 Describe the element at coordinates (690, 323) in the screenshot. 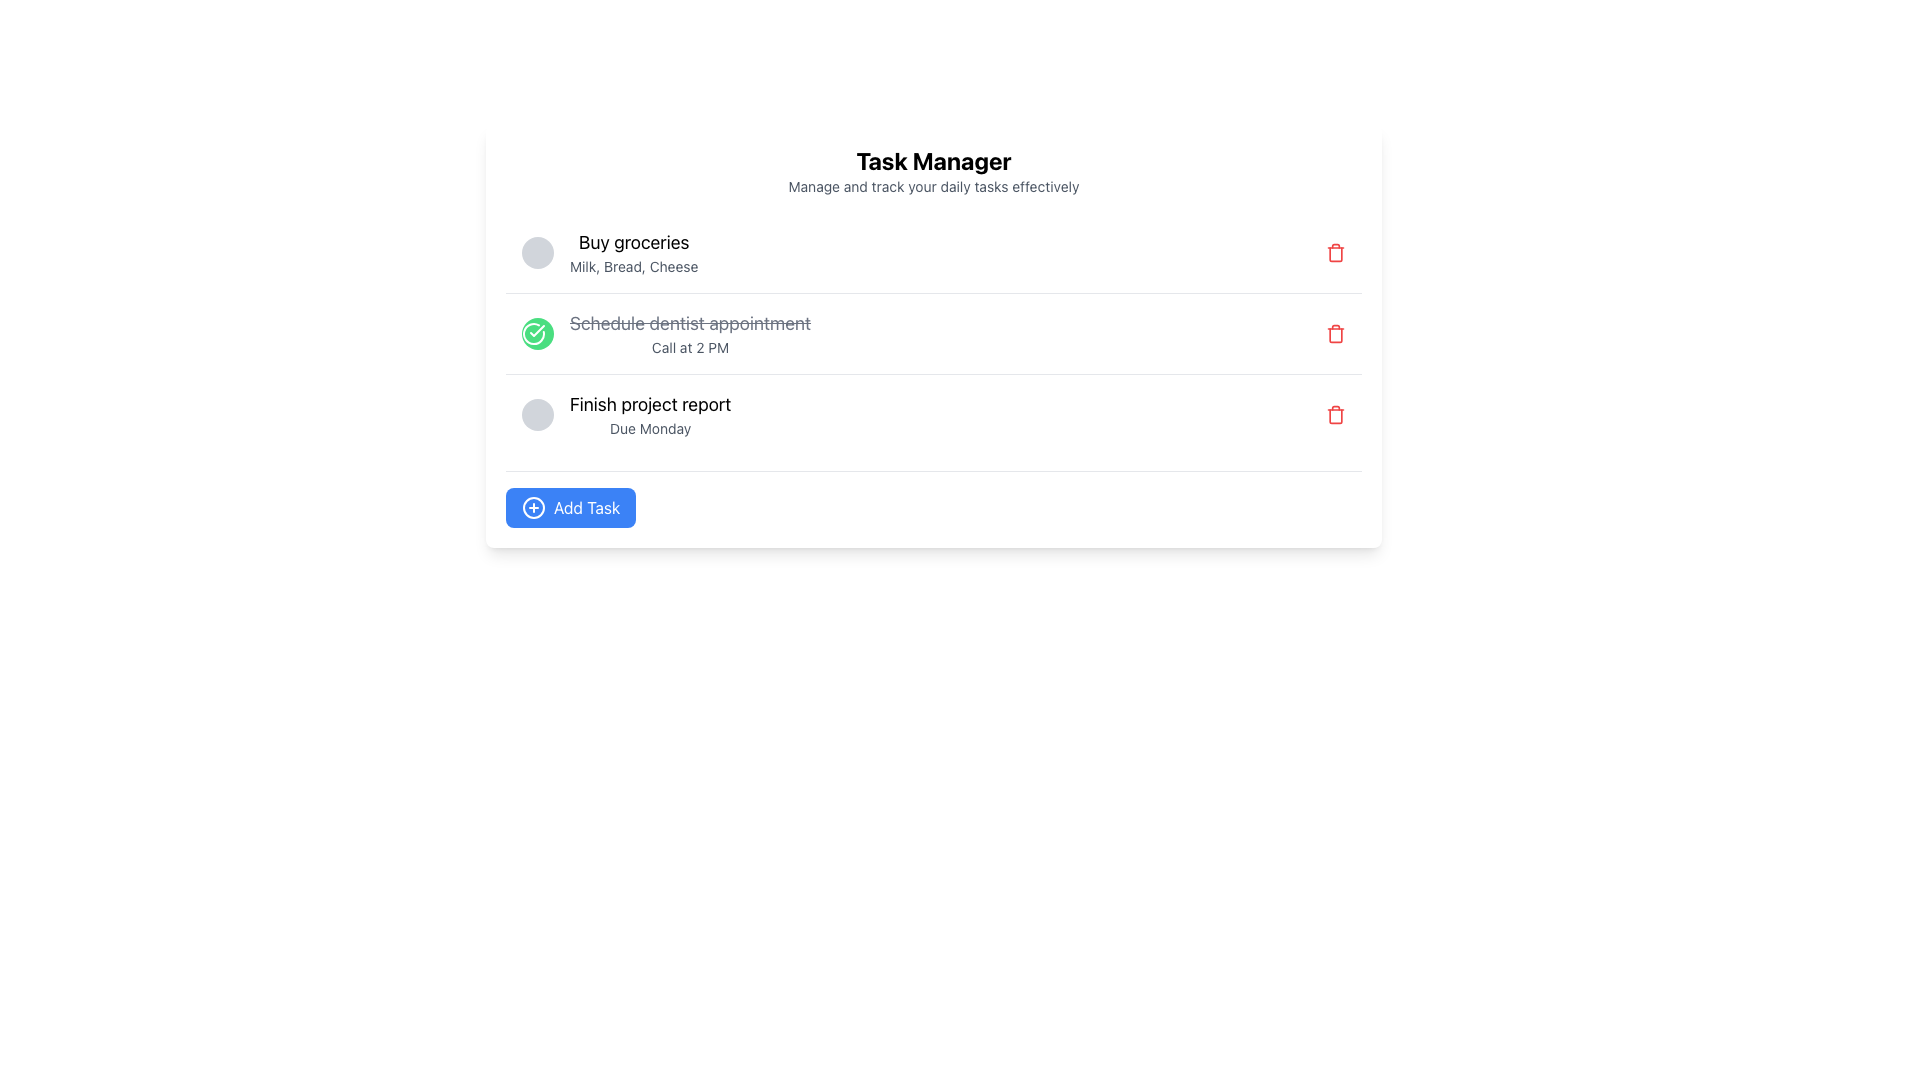

I see `the strikethrough text label displaying 'Schedule dentist appointment' to select the text, which indicates a completed task` at that location.